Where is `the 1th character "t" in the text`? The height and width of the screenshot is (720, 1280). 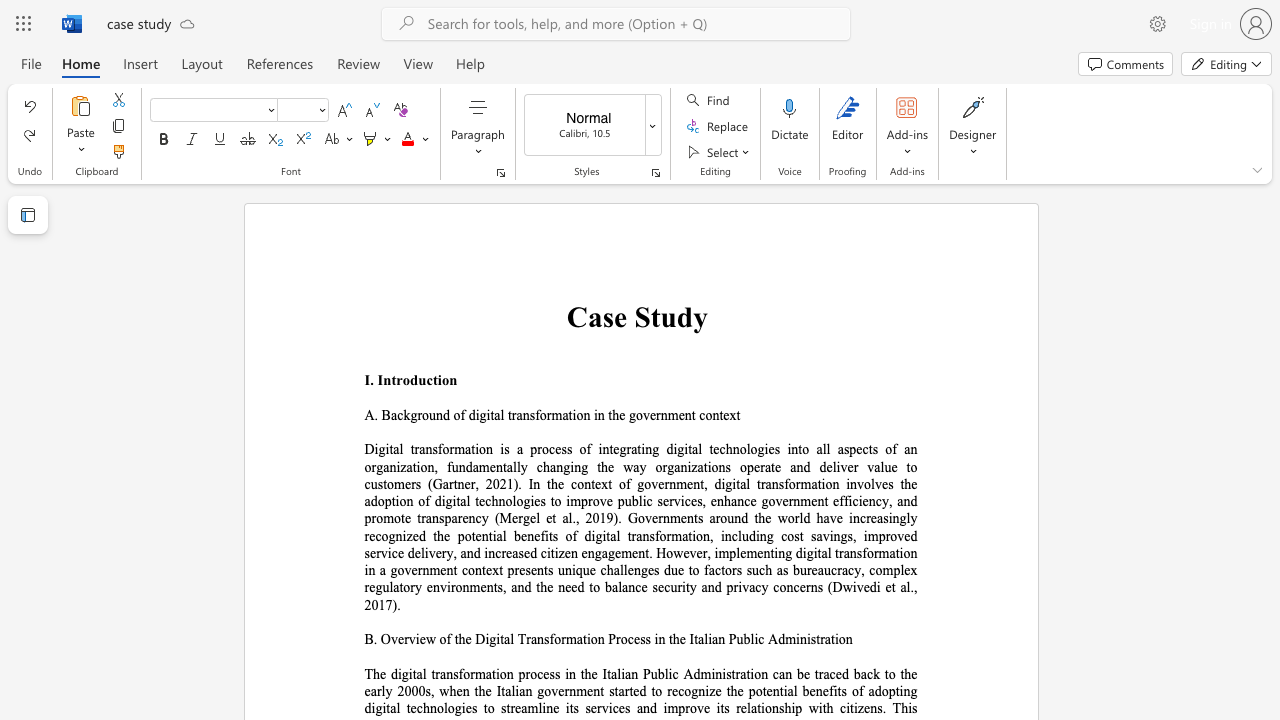
the 1th character "t" in the text is located at coordinates (655, 316).